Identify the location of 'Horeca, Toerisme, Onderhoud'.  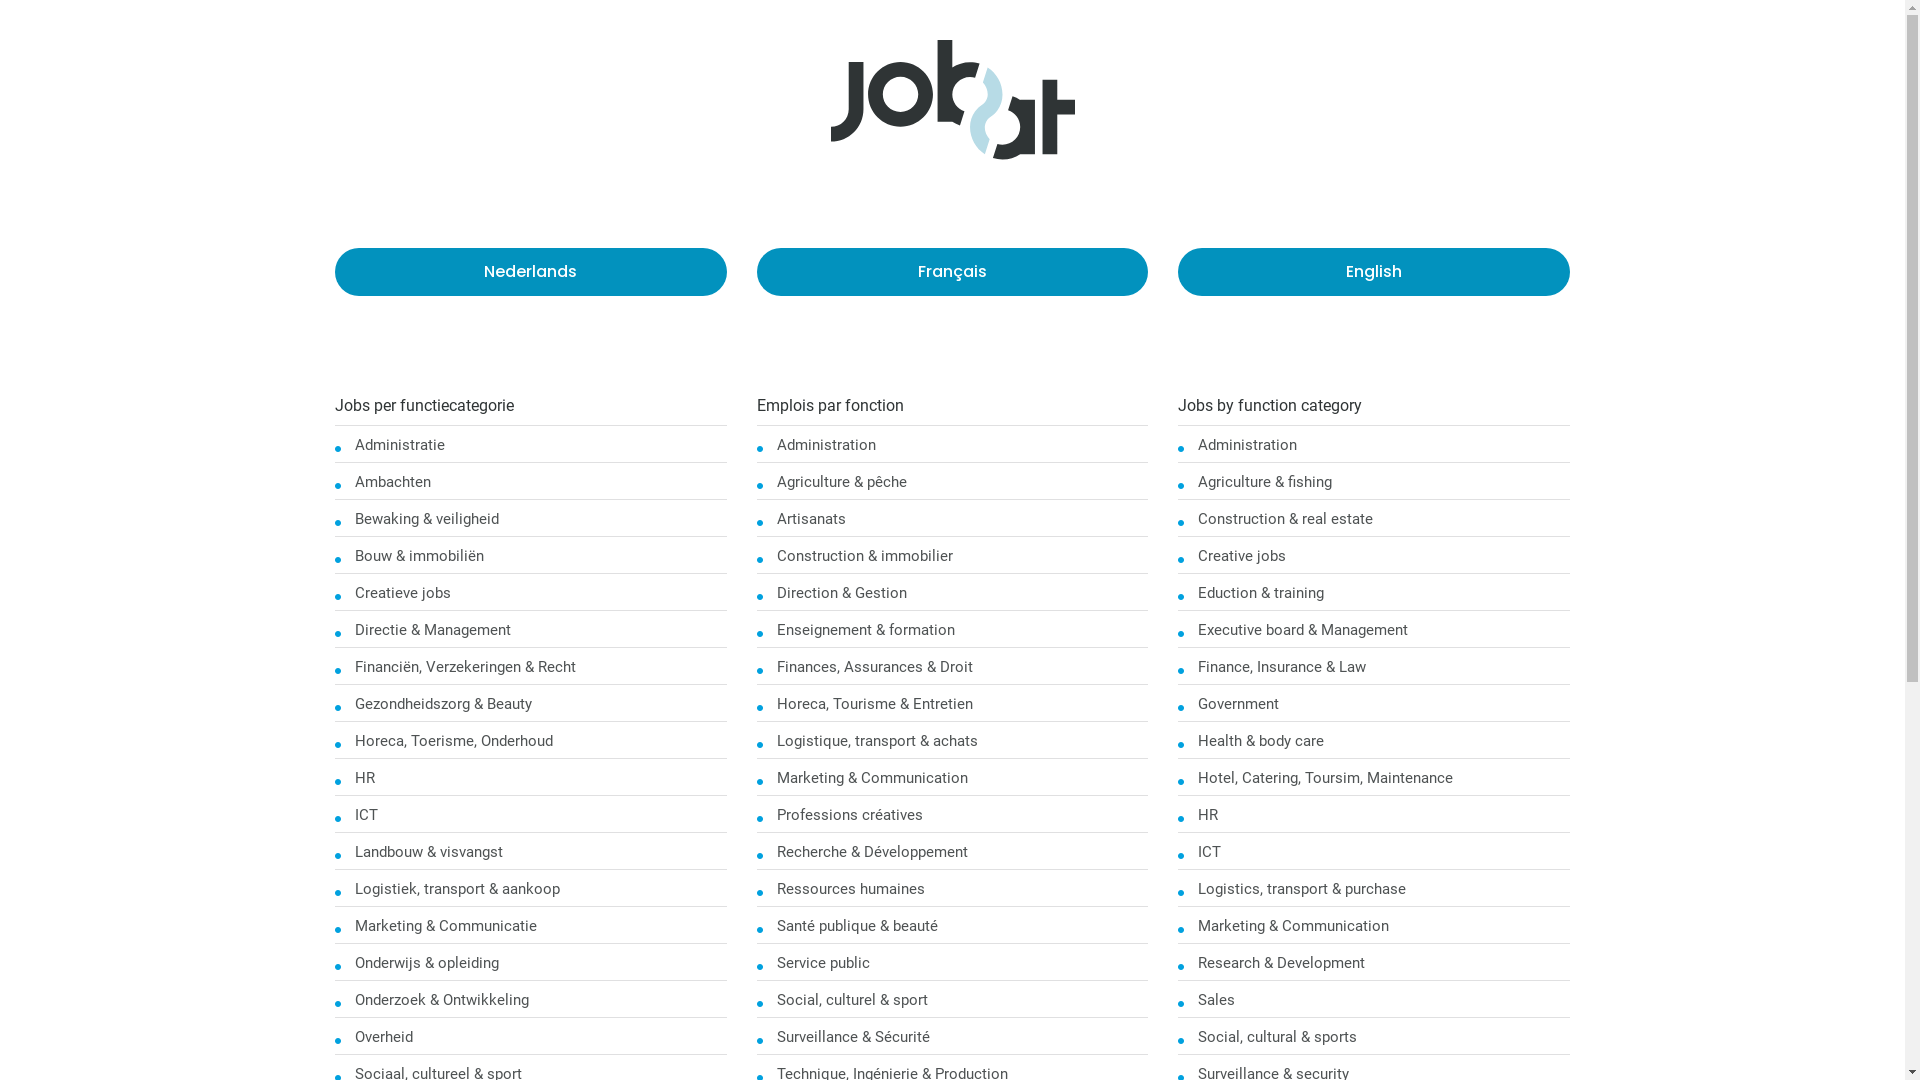
(453, 740).